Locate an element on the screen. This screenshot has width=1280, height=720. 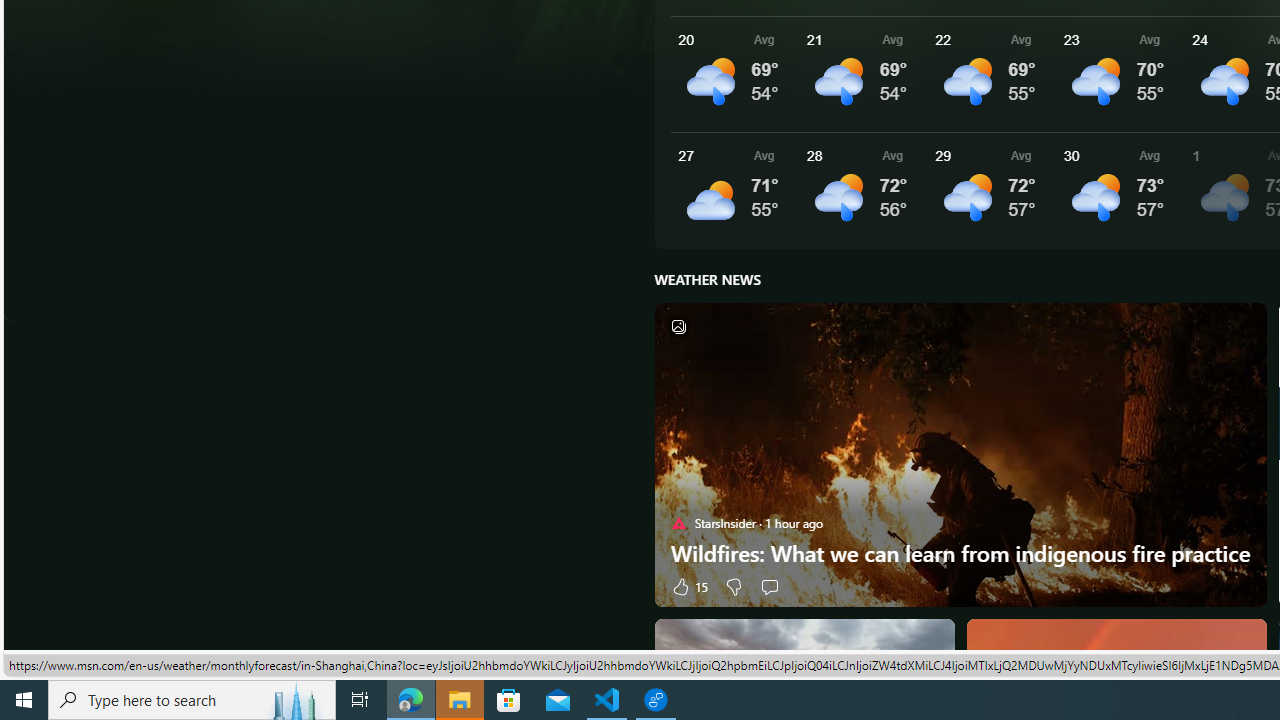
'StarsInsider' is located at coordinates (678, 522).